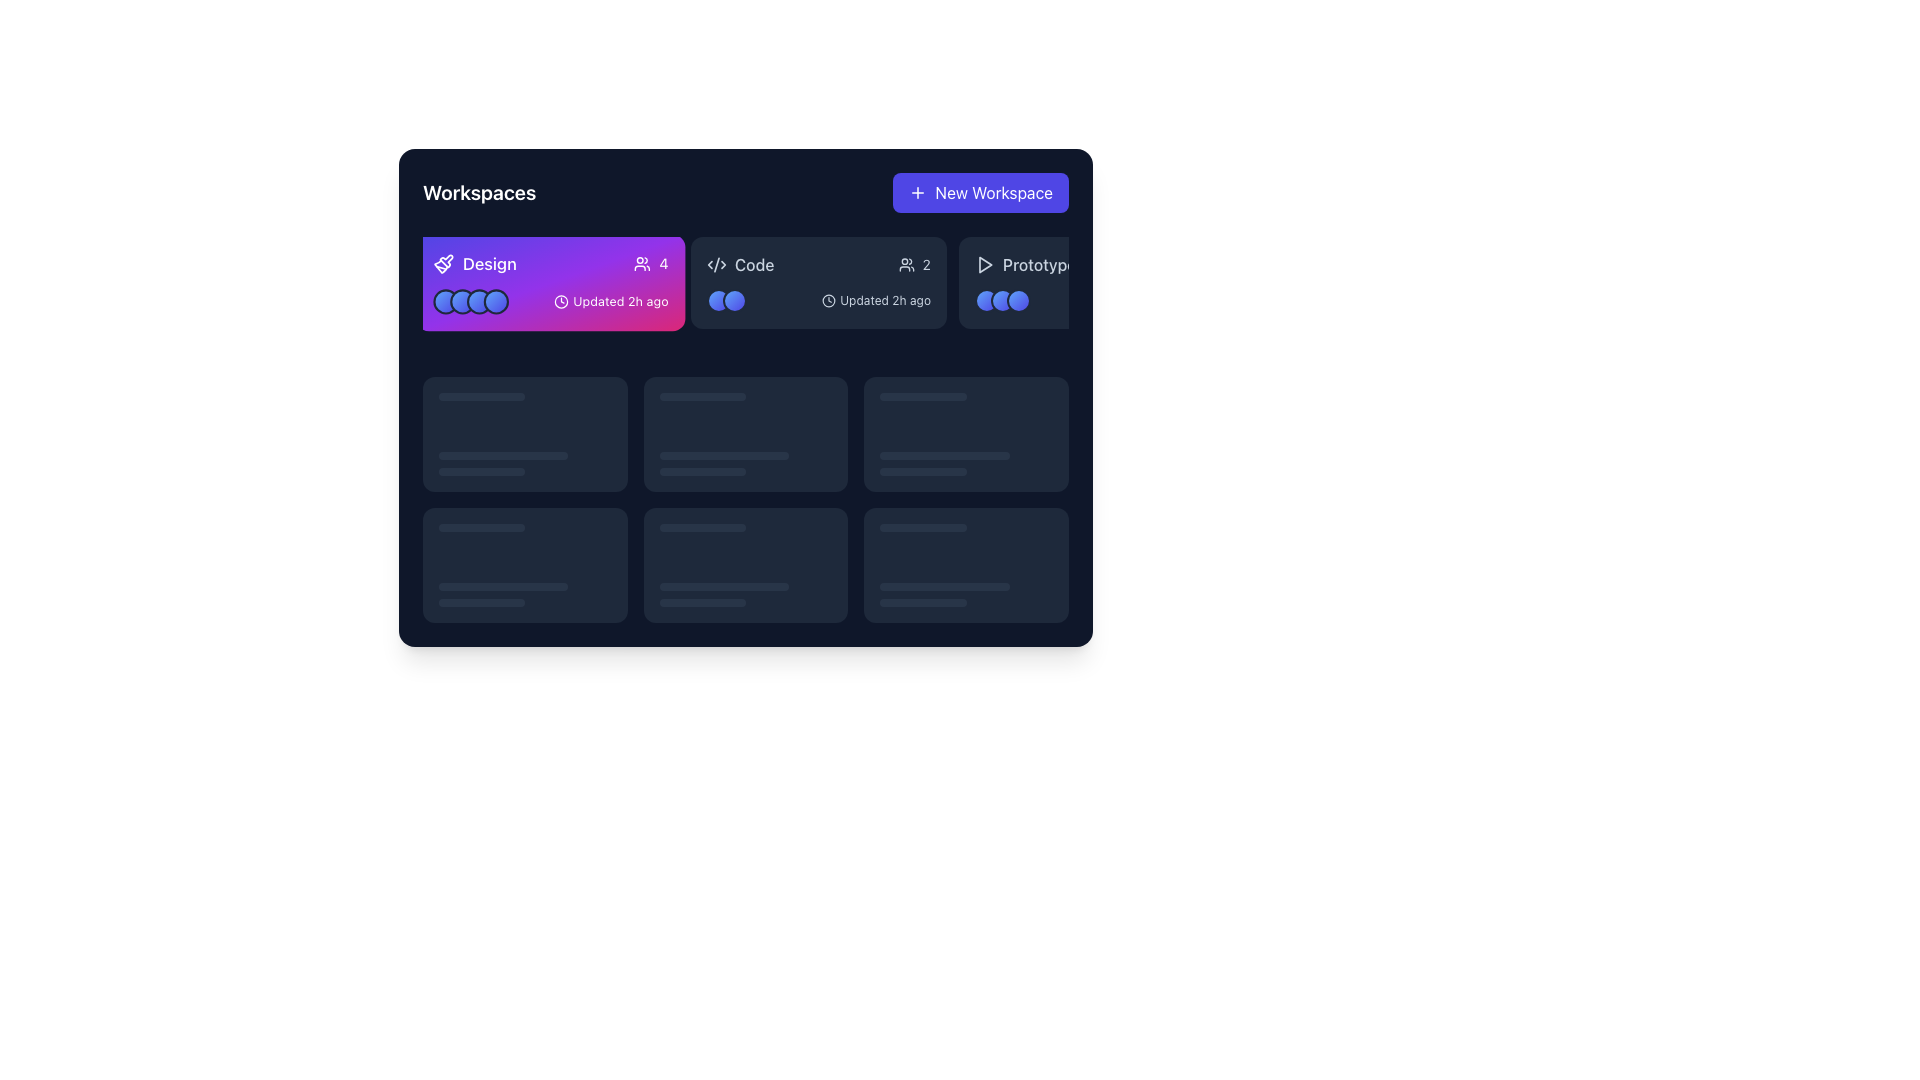 The height and width of the screenshot is (1080, 1920). What do you see at coordinates (1085, 282) in the screenshot?
I see `the Interactive panel item labeled 'Prototype3'` at bounding box center [1085, 282].